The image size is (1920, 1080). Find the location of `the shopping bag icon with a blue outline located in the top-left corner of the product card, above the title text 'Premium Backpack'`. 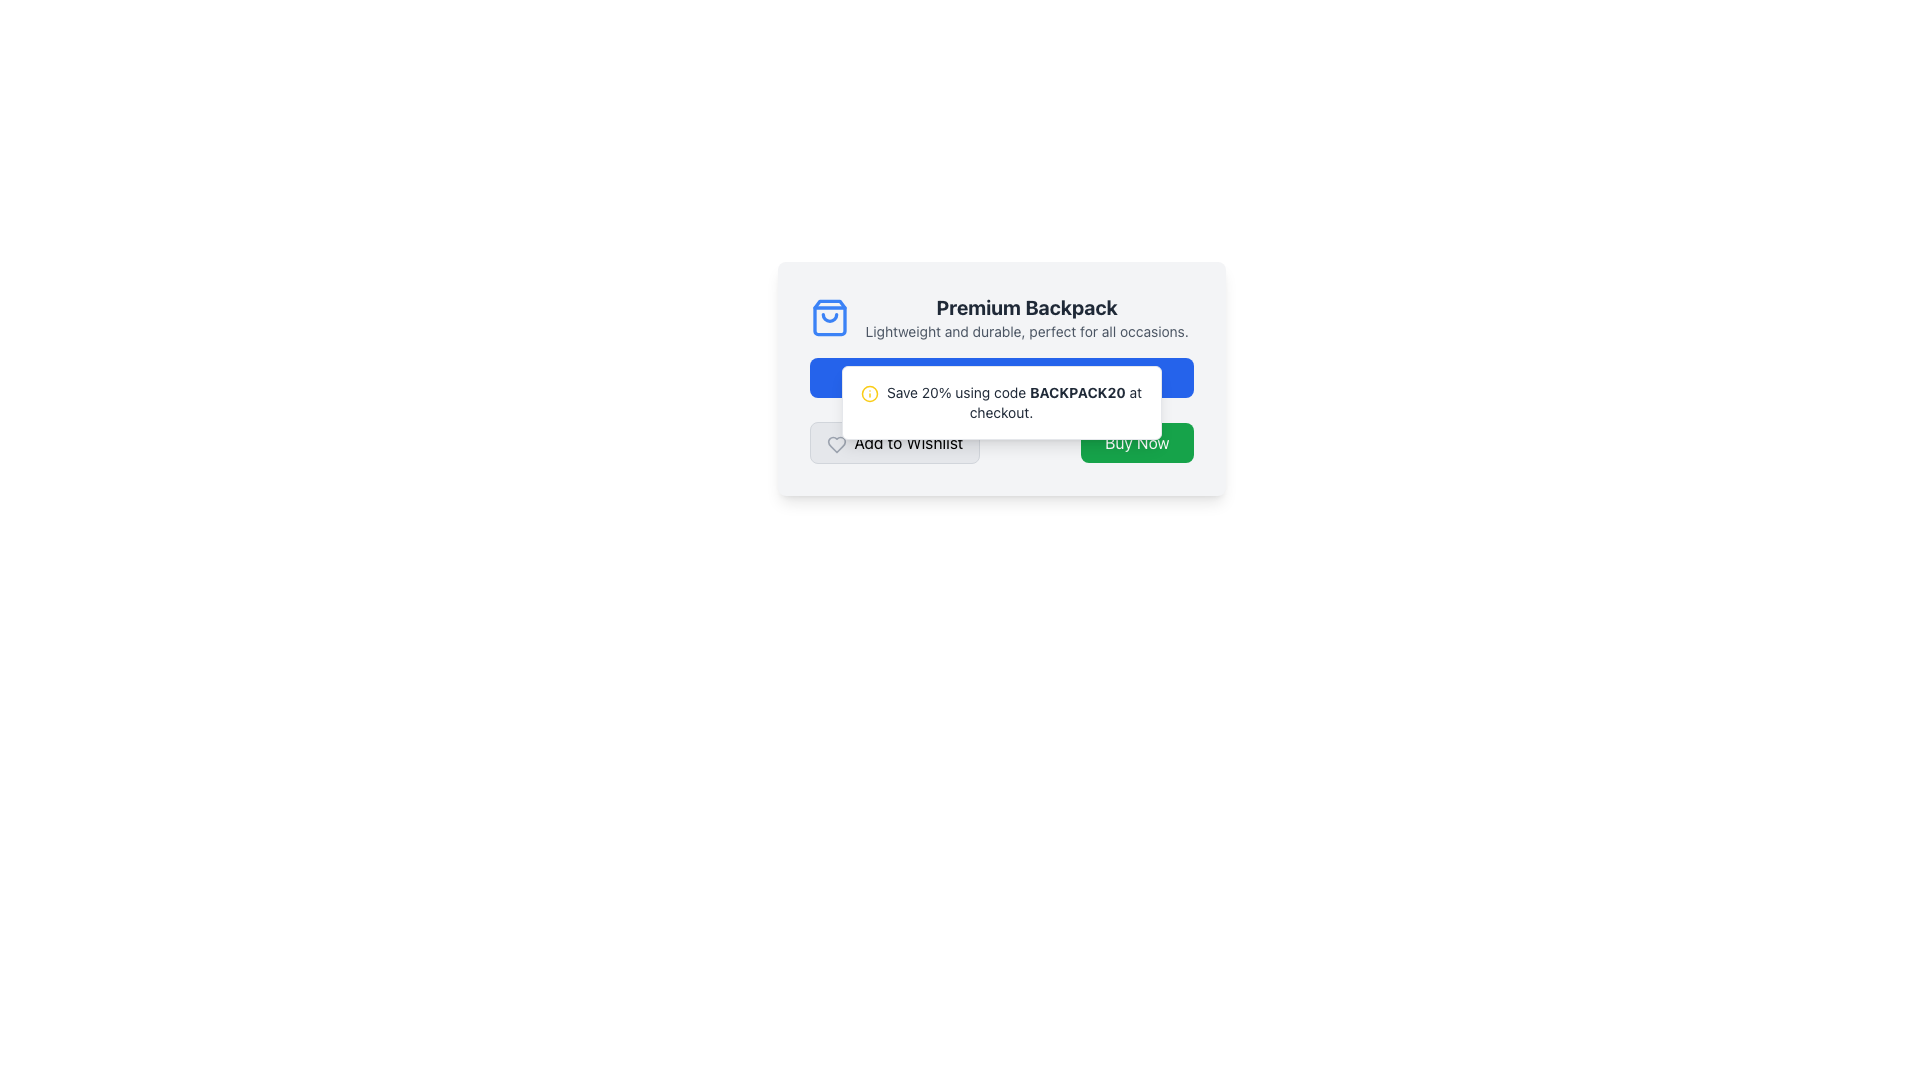

the shopping bag icon with a blue outline located in the top-left corner of the product card, above the title text 'Premium Backpack' is located at coordinates (829, 316).